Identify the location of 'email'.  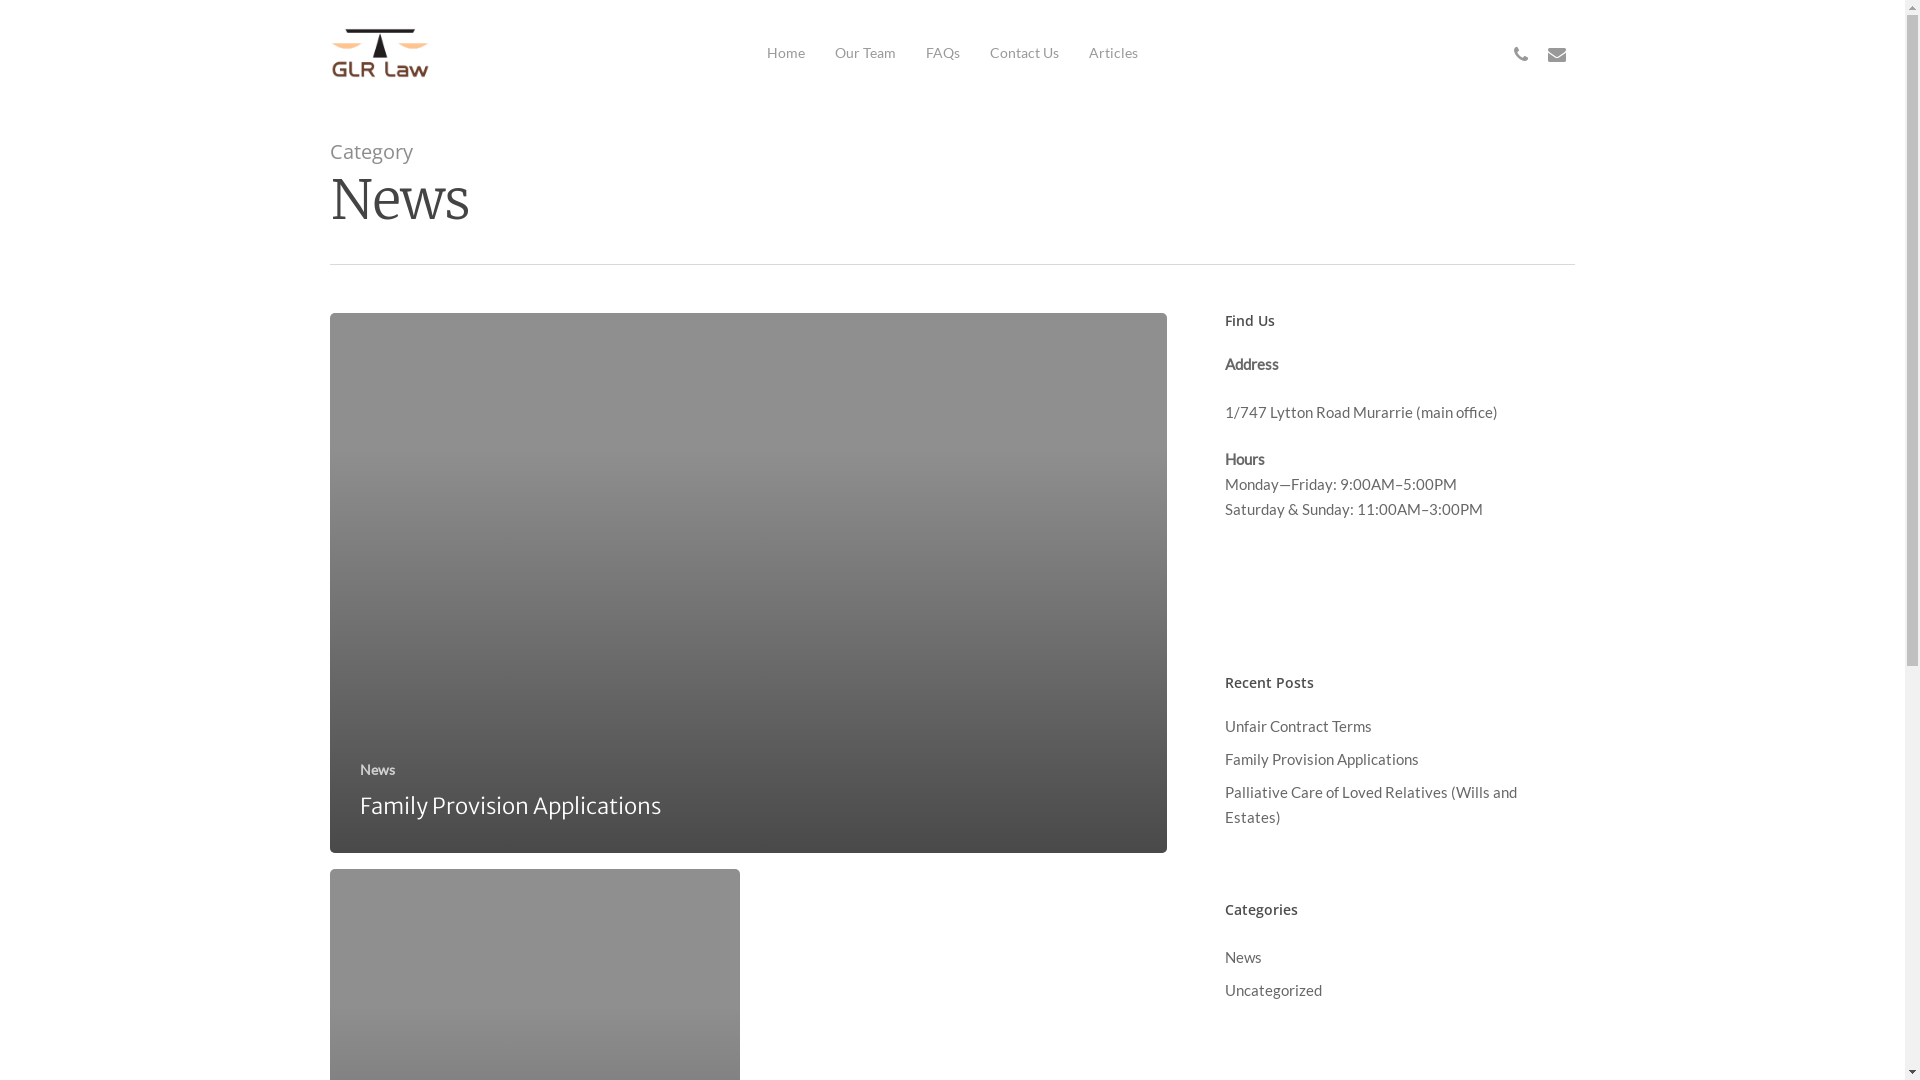
(1538, 51).